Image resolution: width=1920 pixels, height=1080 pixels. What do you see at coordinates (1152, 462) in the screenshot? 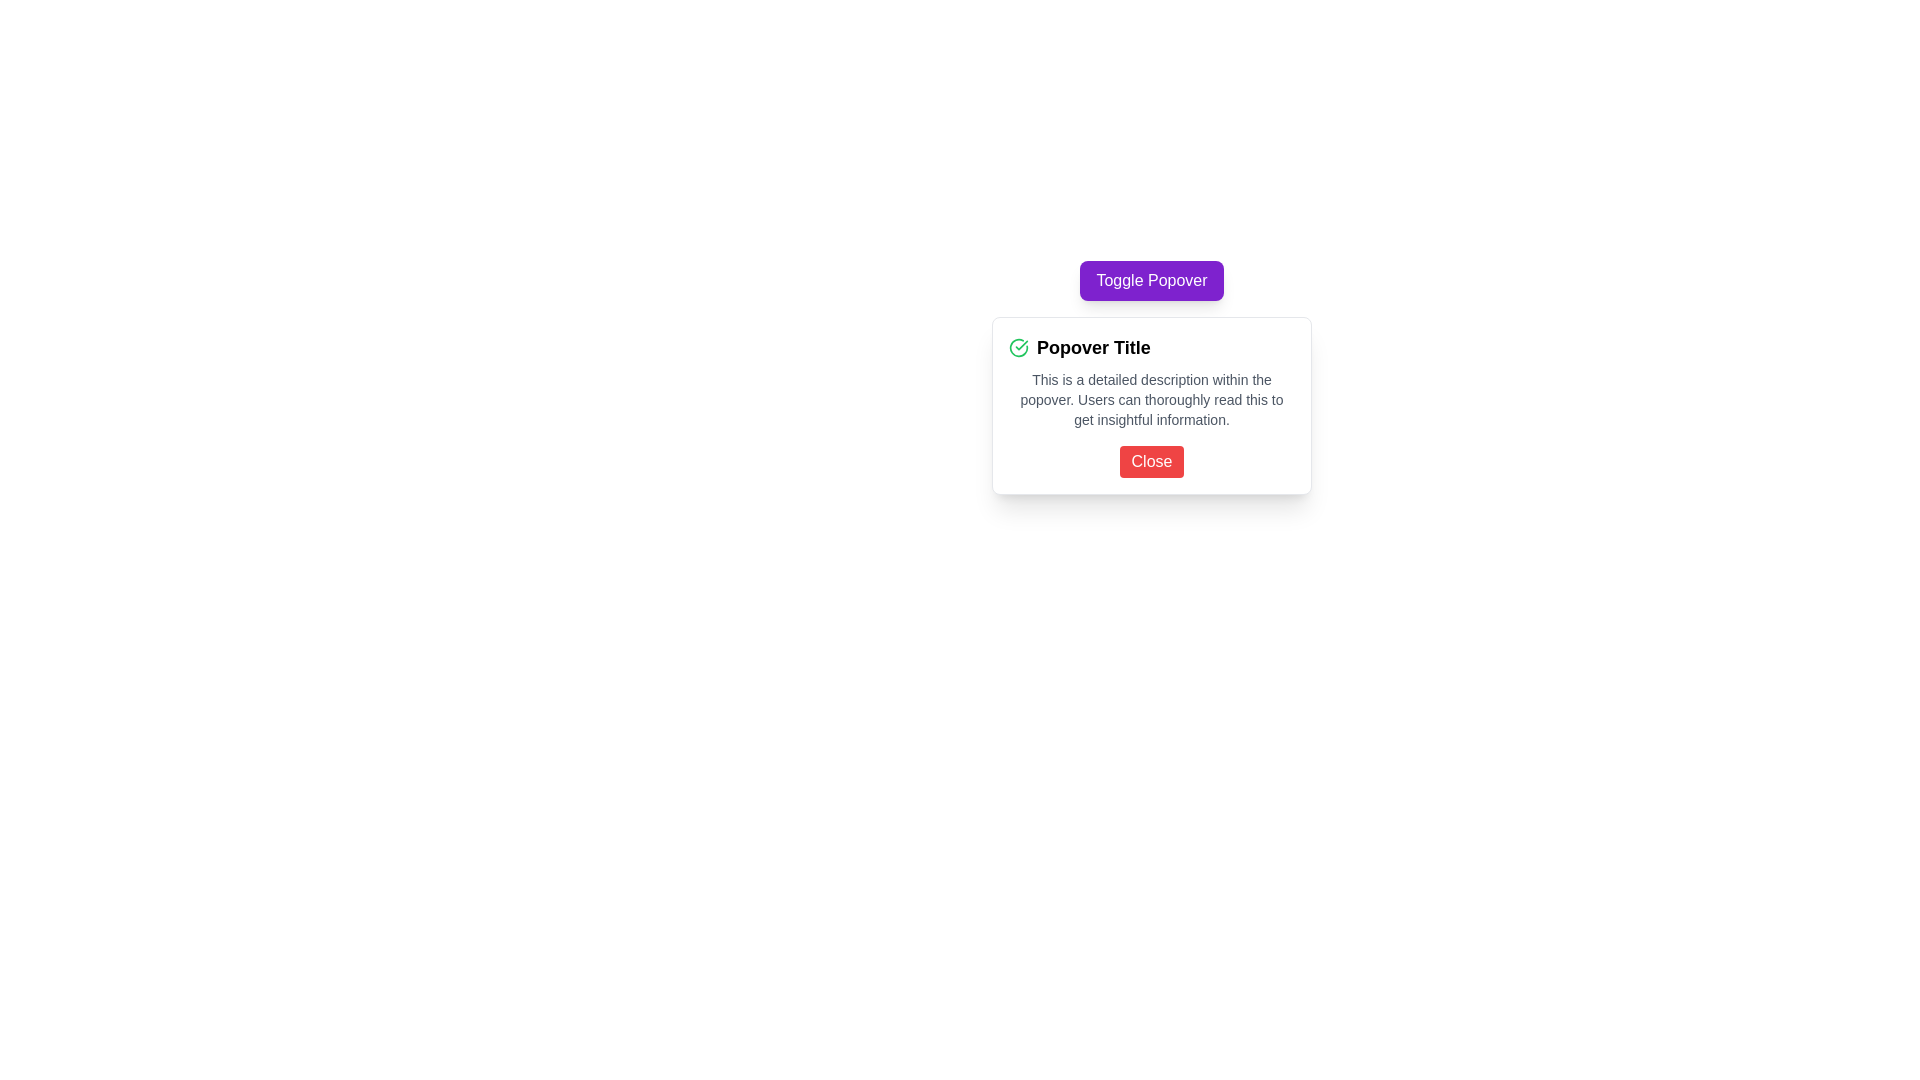
I see `the close button located at the bottom of the popover to observe the hover effect` at bounding box center [1152, 462].